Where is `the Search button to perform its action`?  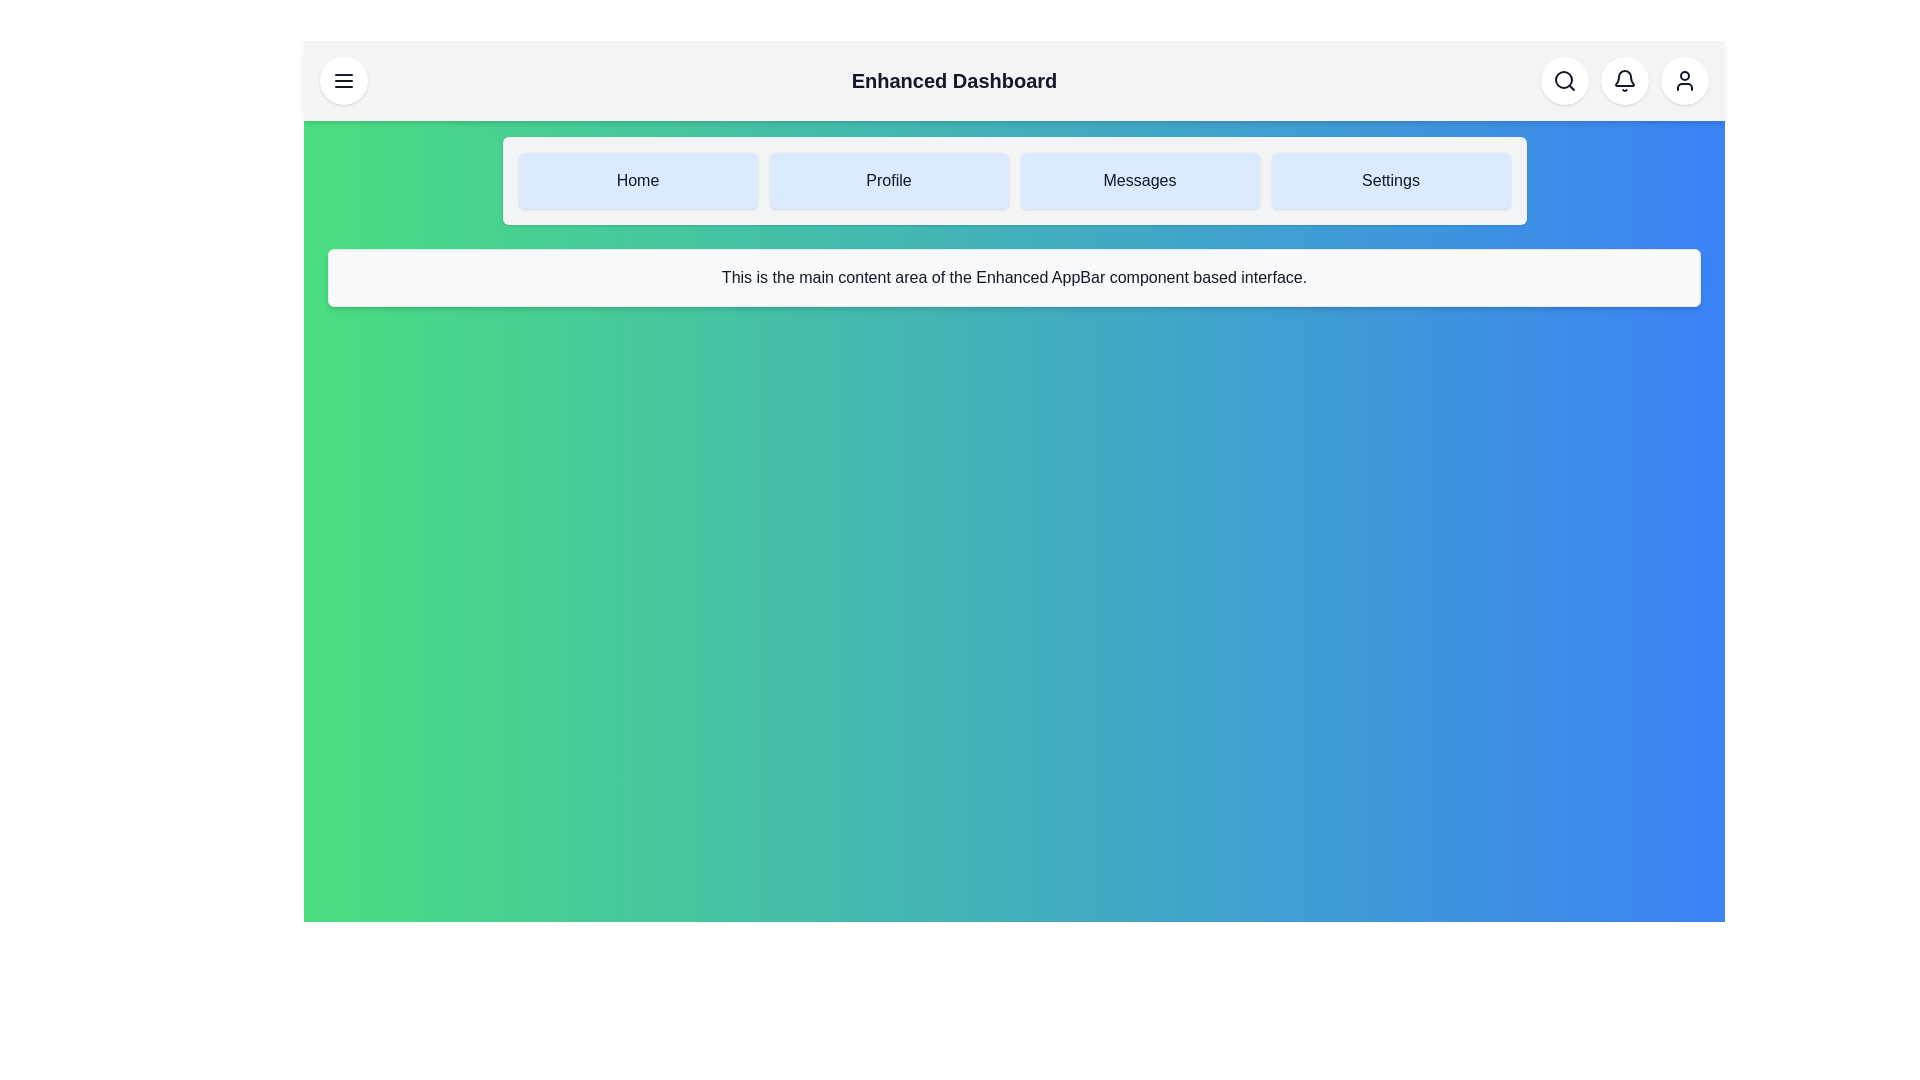
the Search button to perform its action is located at coordinates (1563, 80).